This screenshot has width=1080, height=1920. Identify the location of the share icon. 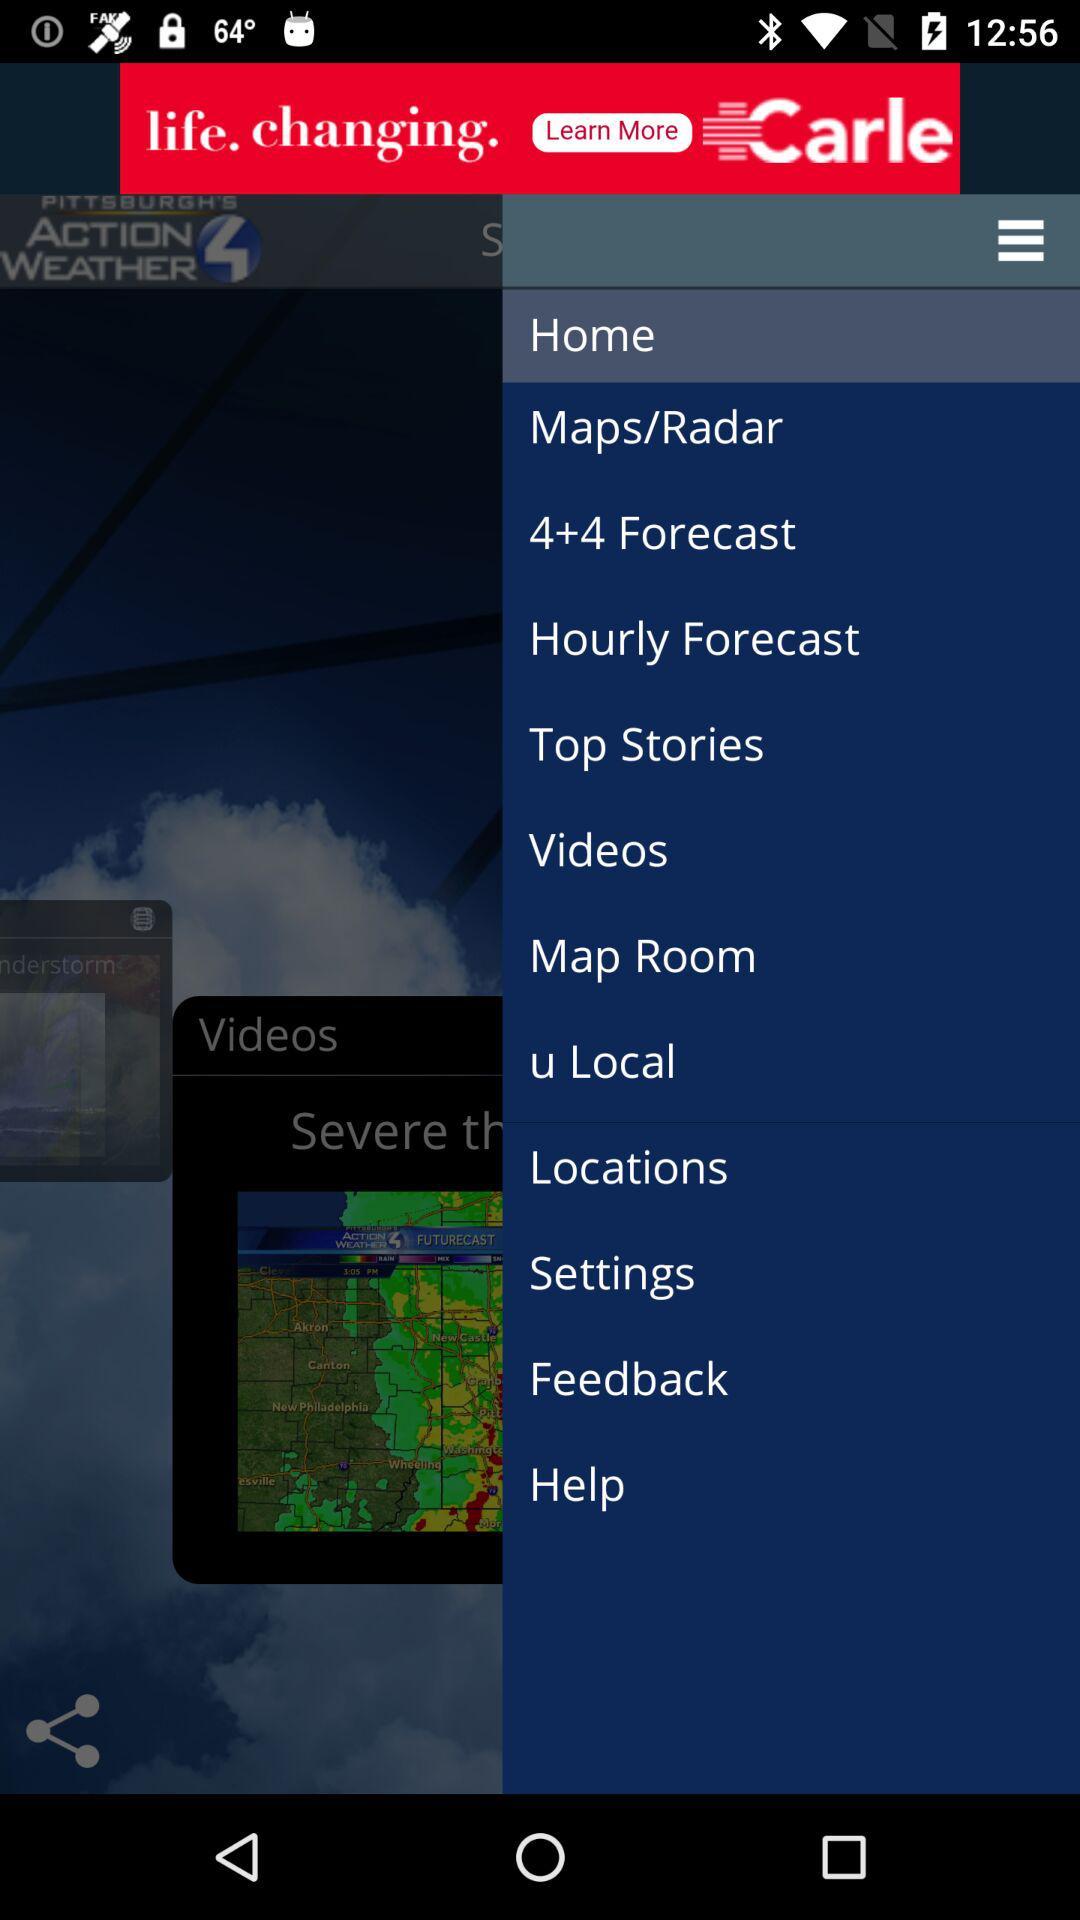
(61, 1730).